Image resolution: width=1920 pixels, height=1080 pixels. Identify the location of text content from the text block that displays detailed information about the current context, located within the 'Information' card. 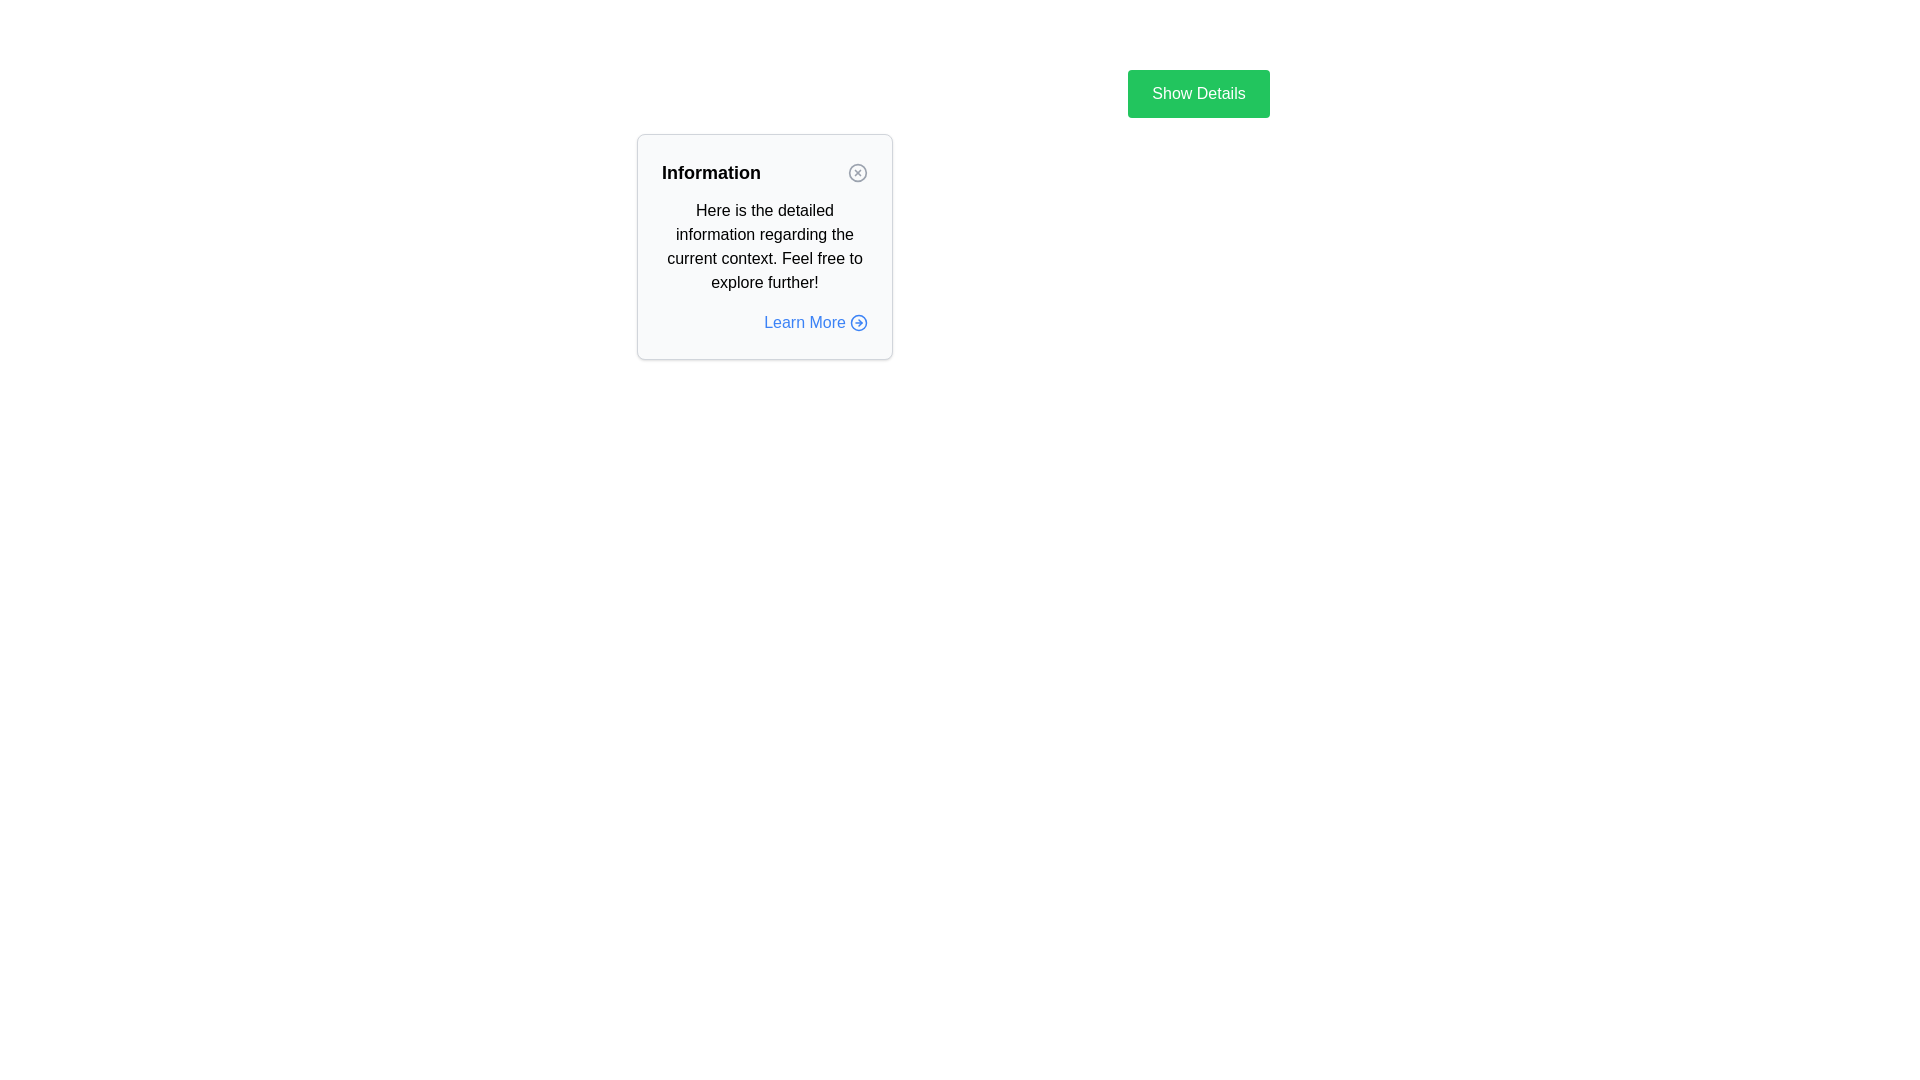
(763, 245).